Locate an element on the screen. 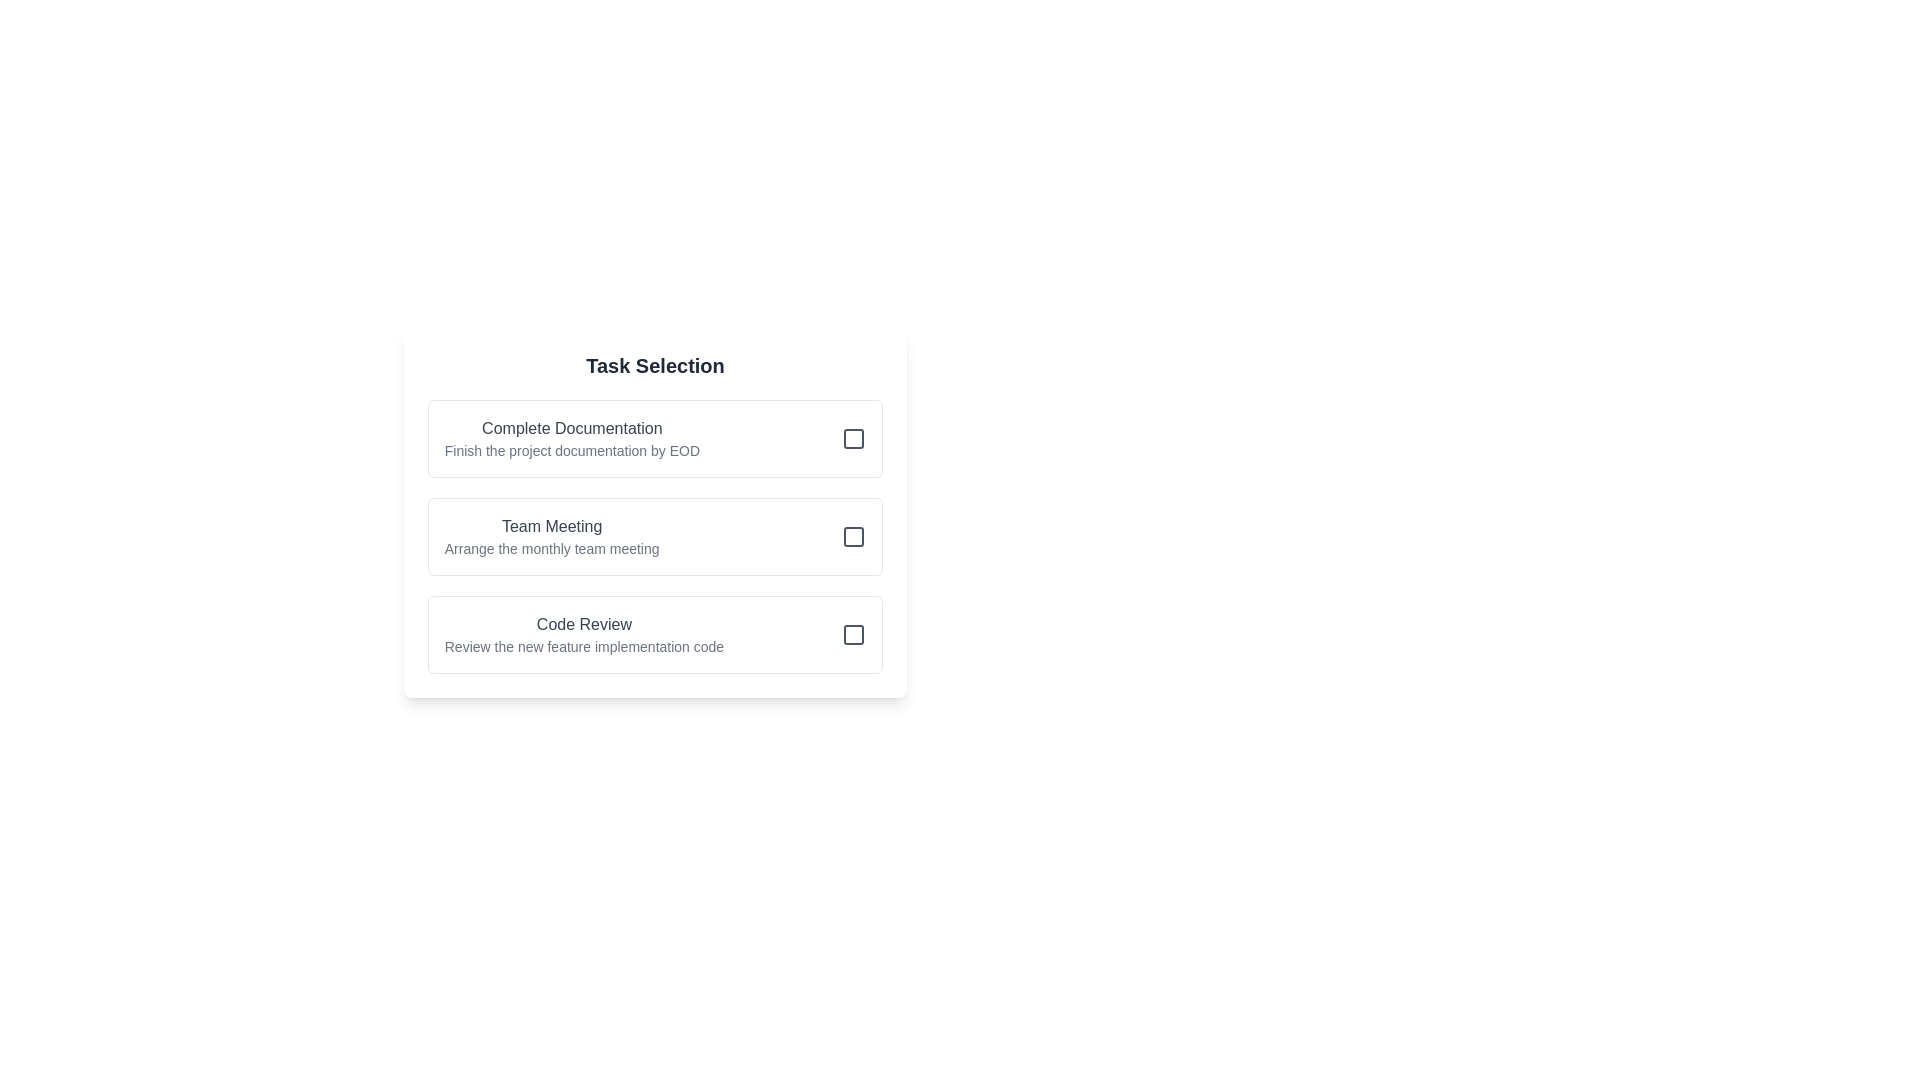  text details of the task item titled 'Complete Documentation' with the subtitle 'Finish the project documentation by EOD.' is located at coordinates (655, 438).